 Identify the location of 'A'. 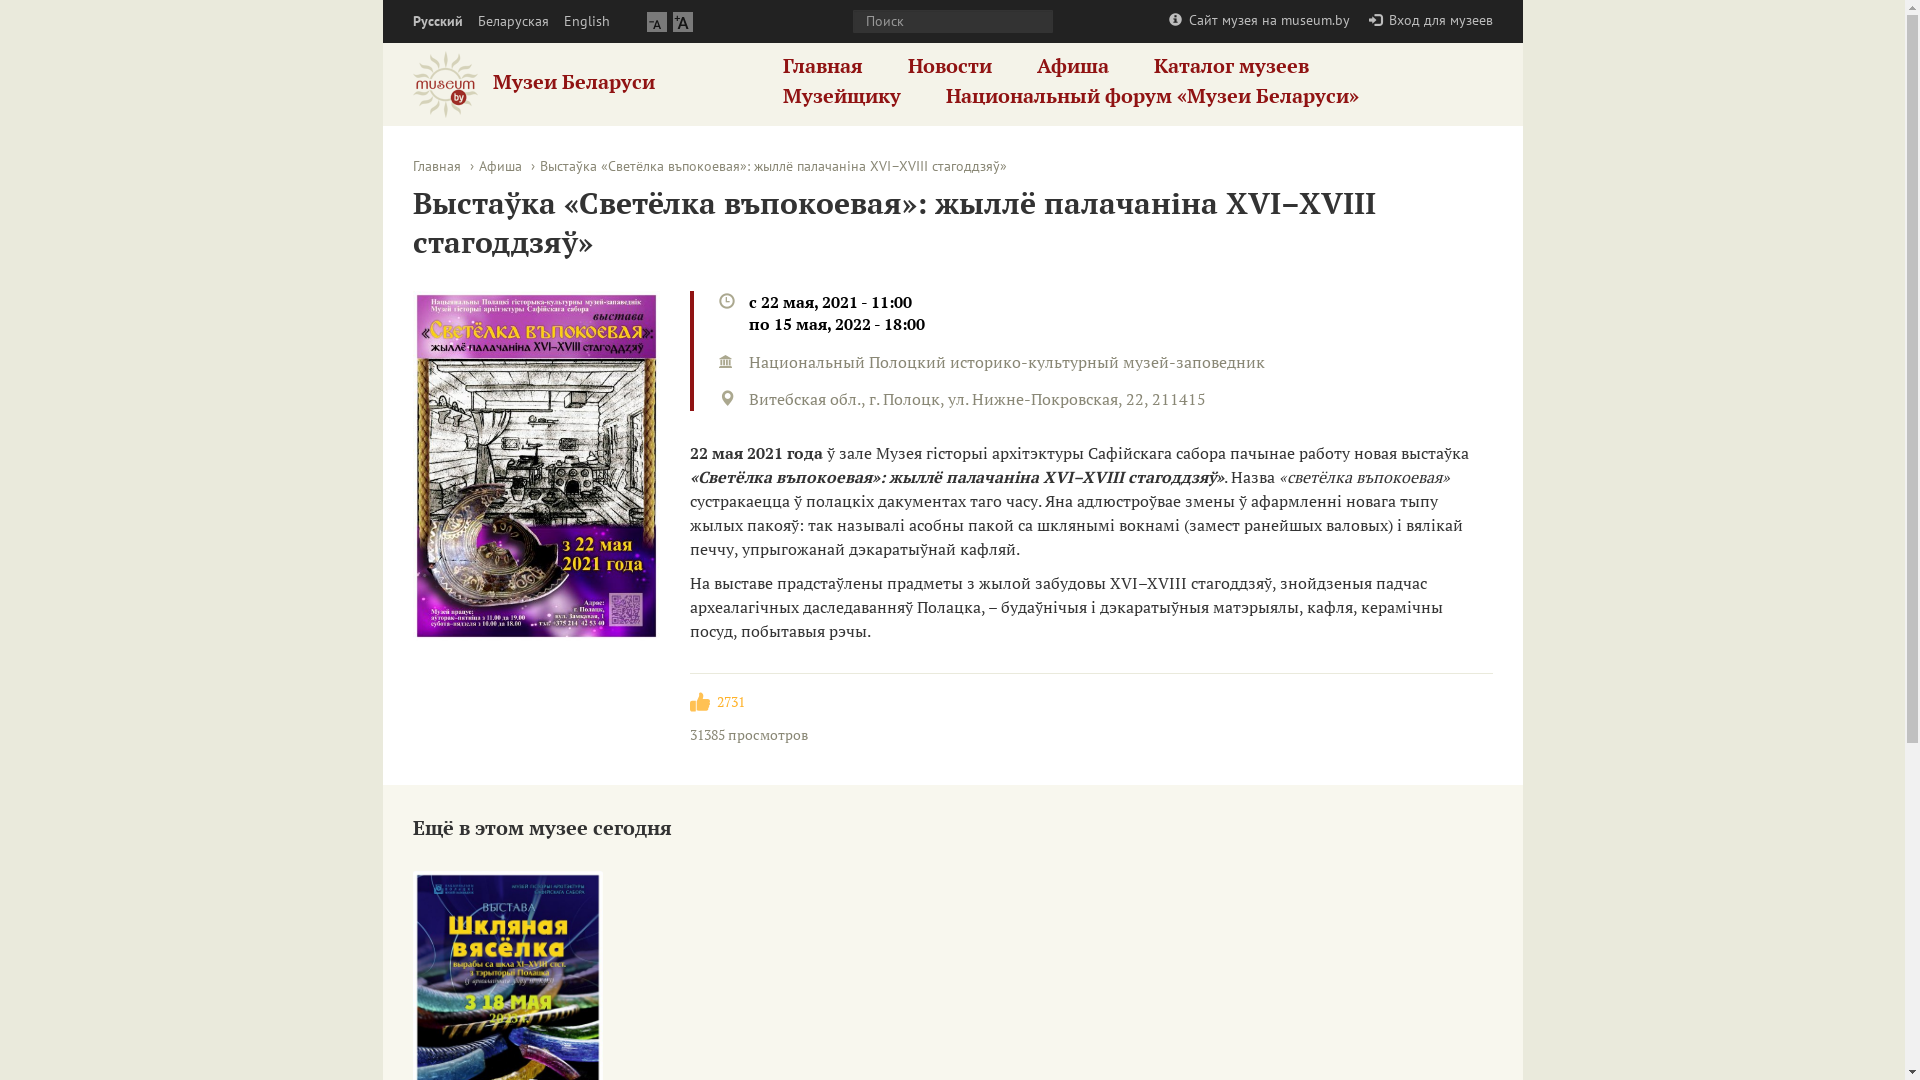
(681, 21).